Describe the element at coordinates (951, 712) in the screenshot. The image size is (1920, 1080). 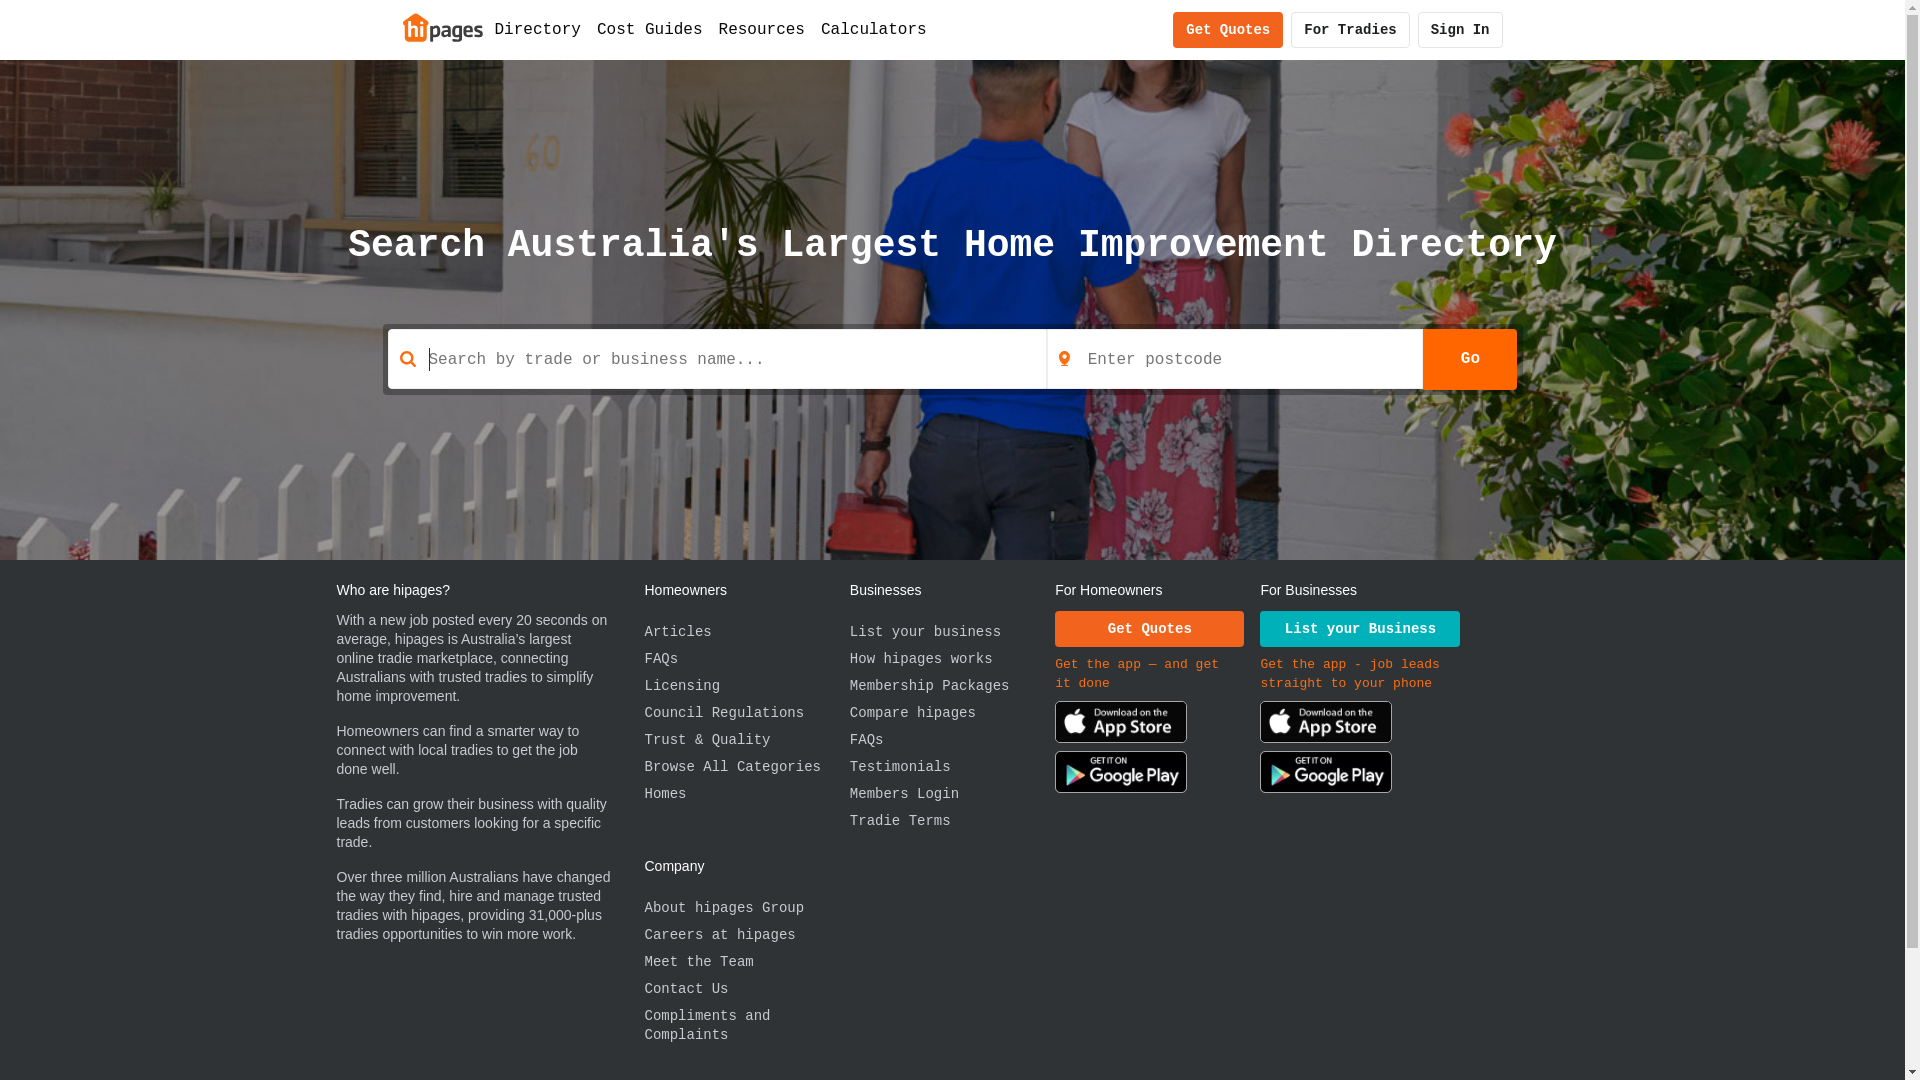
I see `'Compare hipages'` at that location.